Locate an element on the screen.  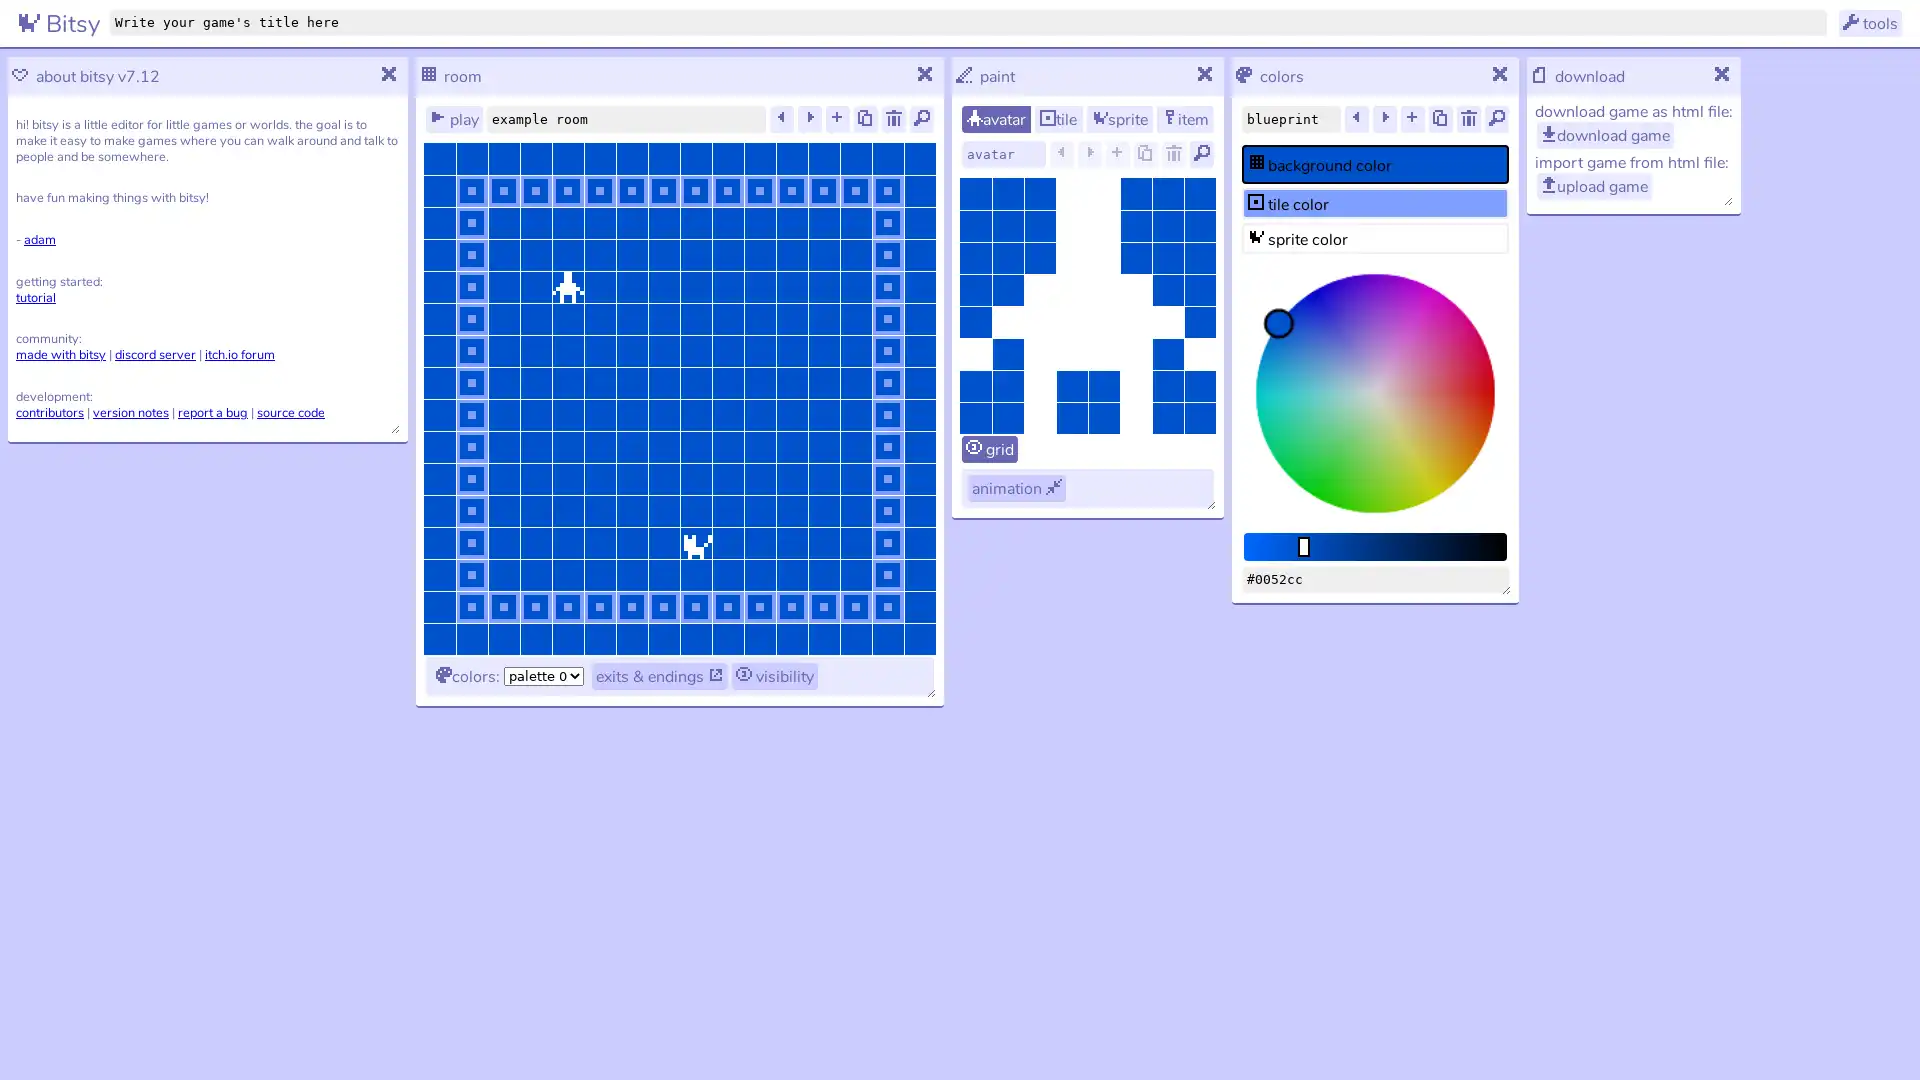
minimize about window is located at coordinates (389, 75).